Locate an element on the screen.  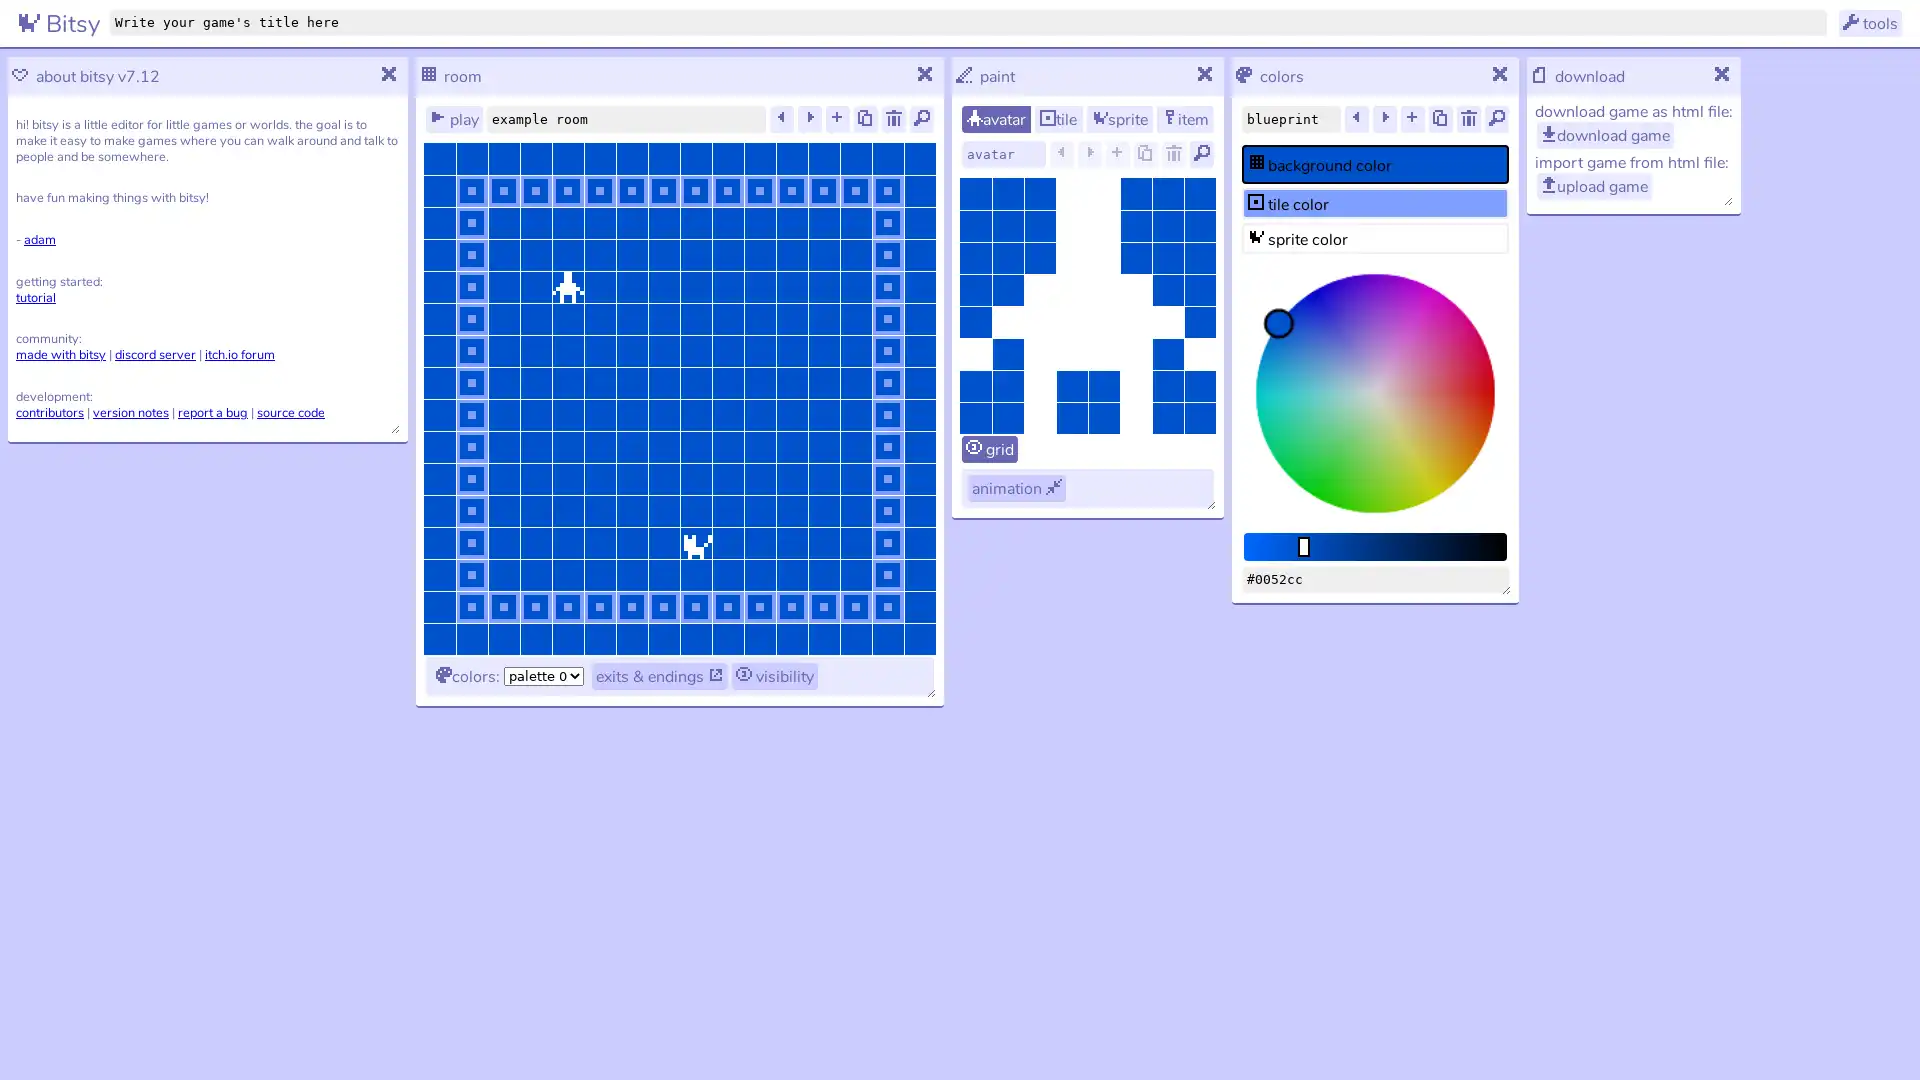
minimize about window is located at coordinates (389, 75).